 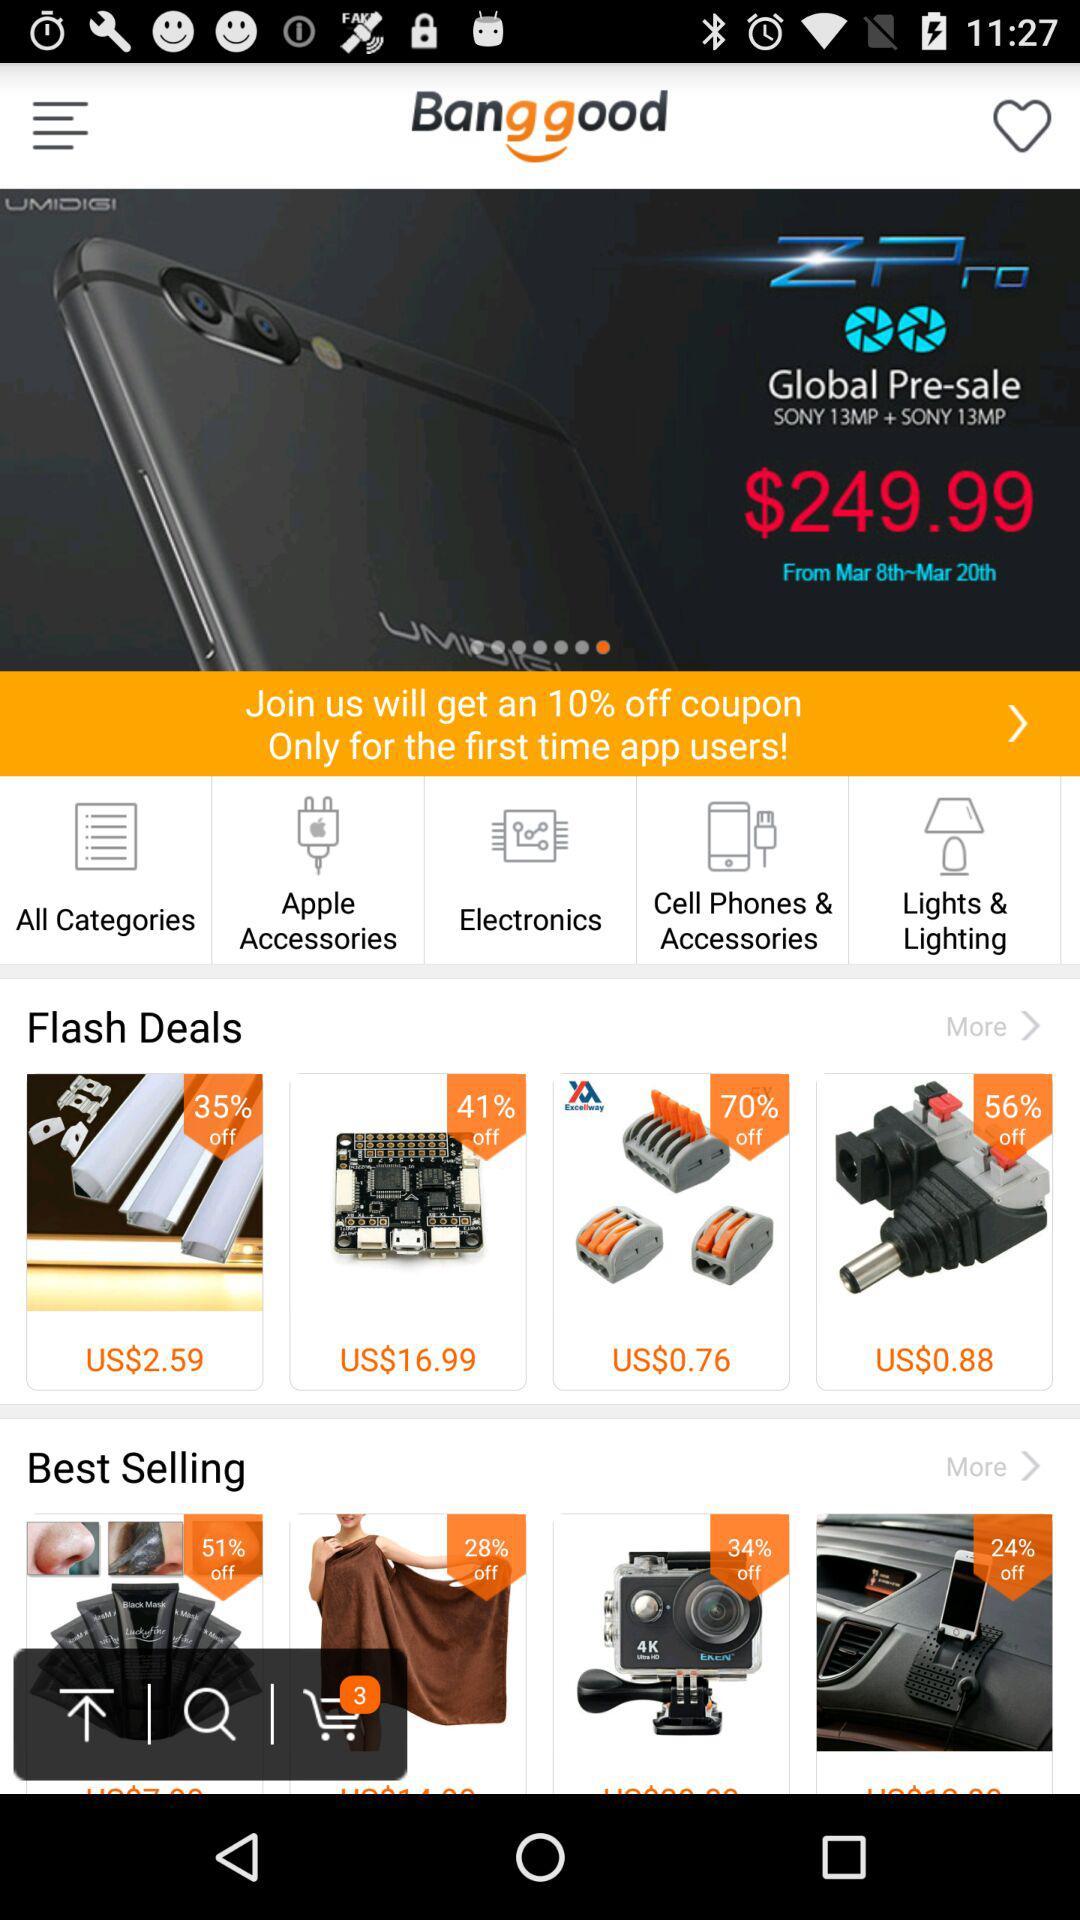 I want to click on bang good home page, so click(x=538, y=124).